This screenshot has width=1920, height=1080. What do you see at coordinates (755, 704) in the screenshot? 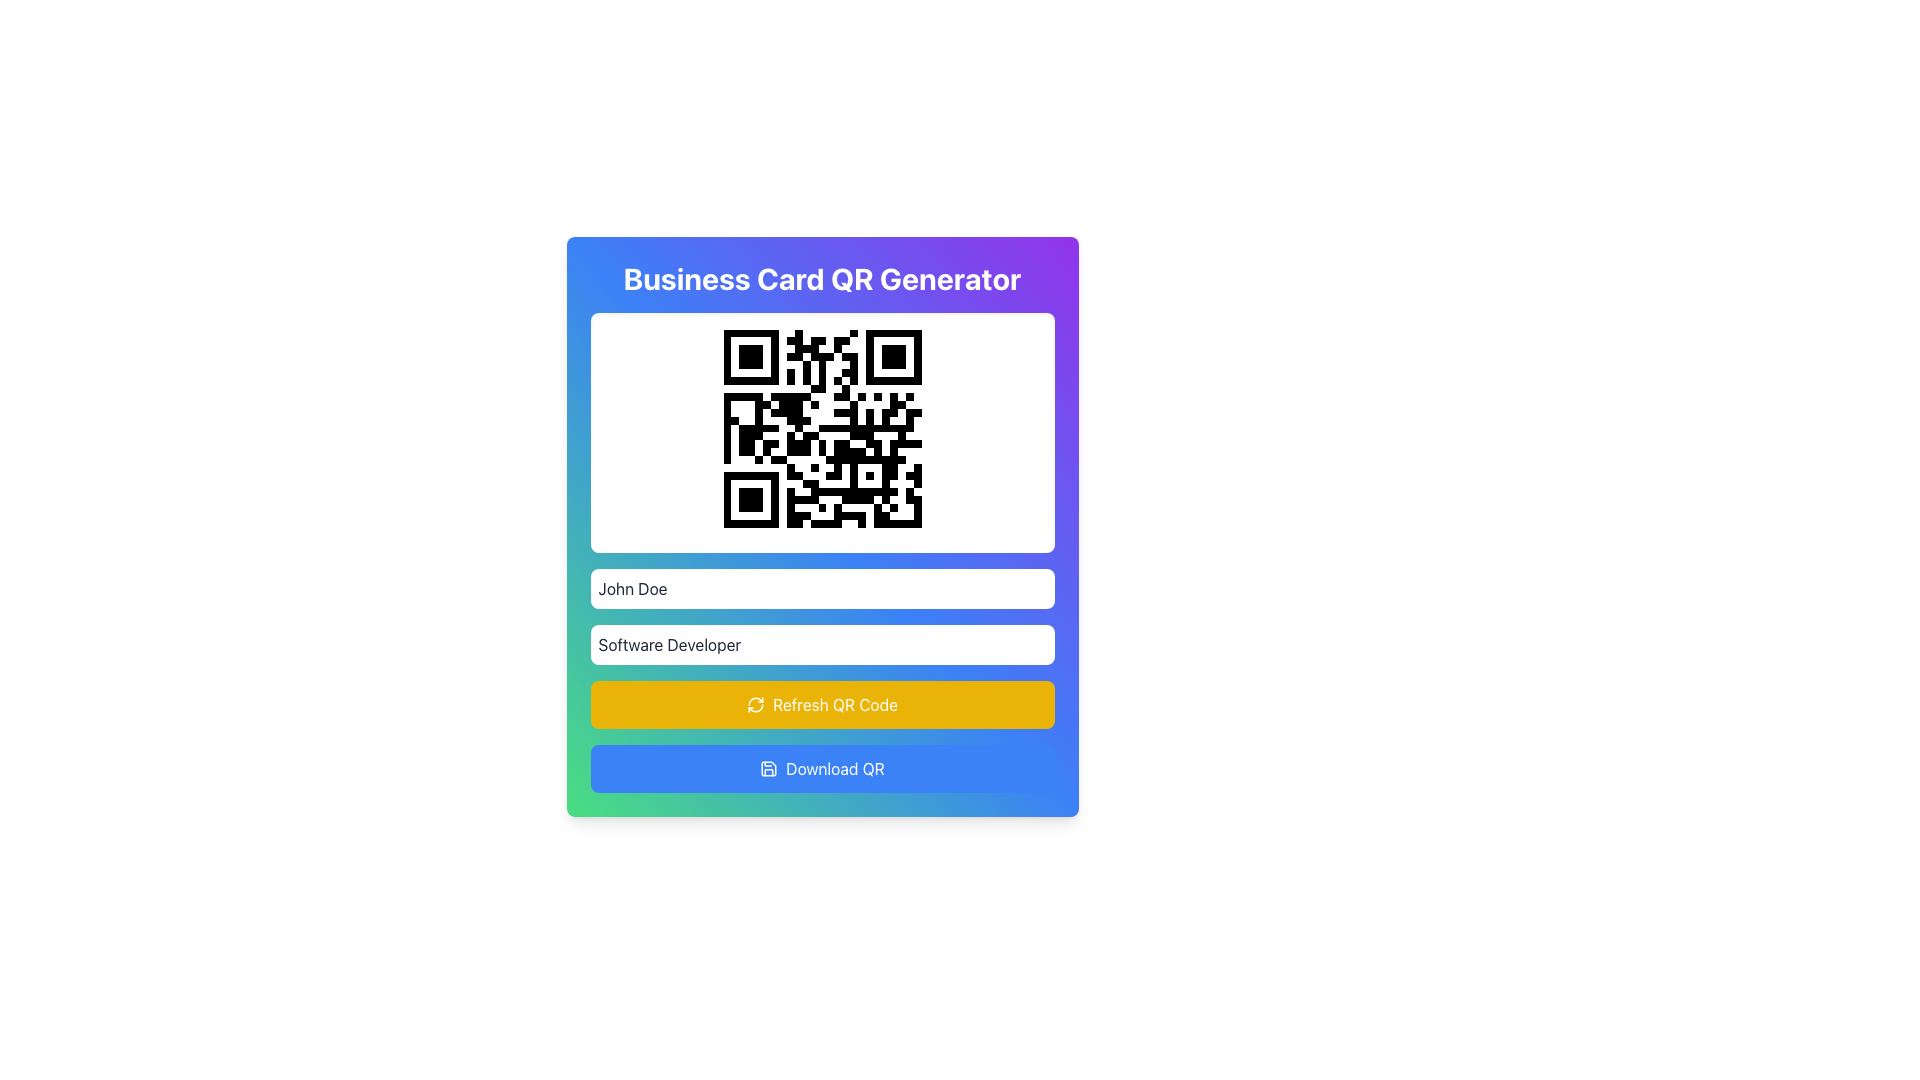
I see `the circular arrow icon with a yellow background, which represents a refresh action, located on the left side of the 'Refresh QR Code' button` at bounding box center [755, 704].